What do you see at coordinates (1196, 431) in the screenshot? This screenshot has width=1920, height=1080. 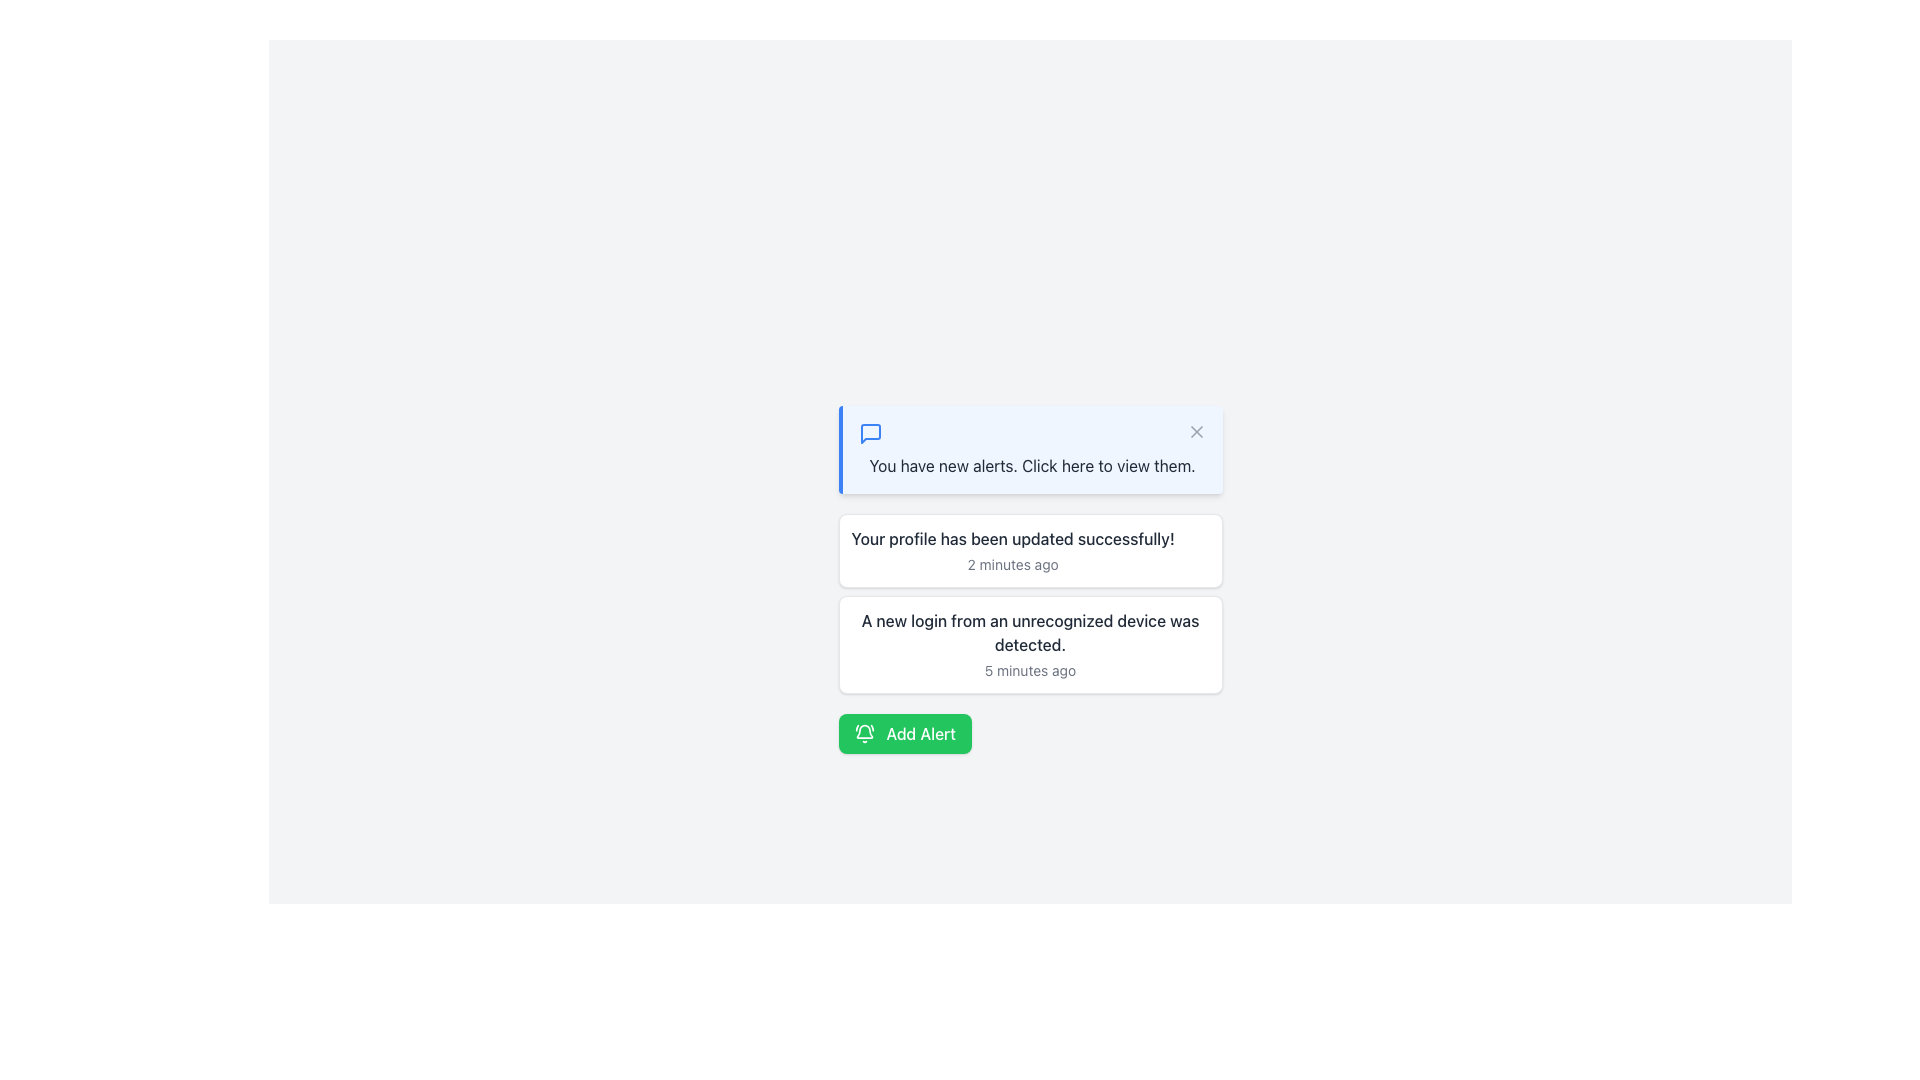 I see `the red slanted cross (X) icon located at the top-right corner of the light blue notification box` at bounding box center [1196, 431].